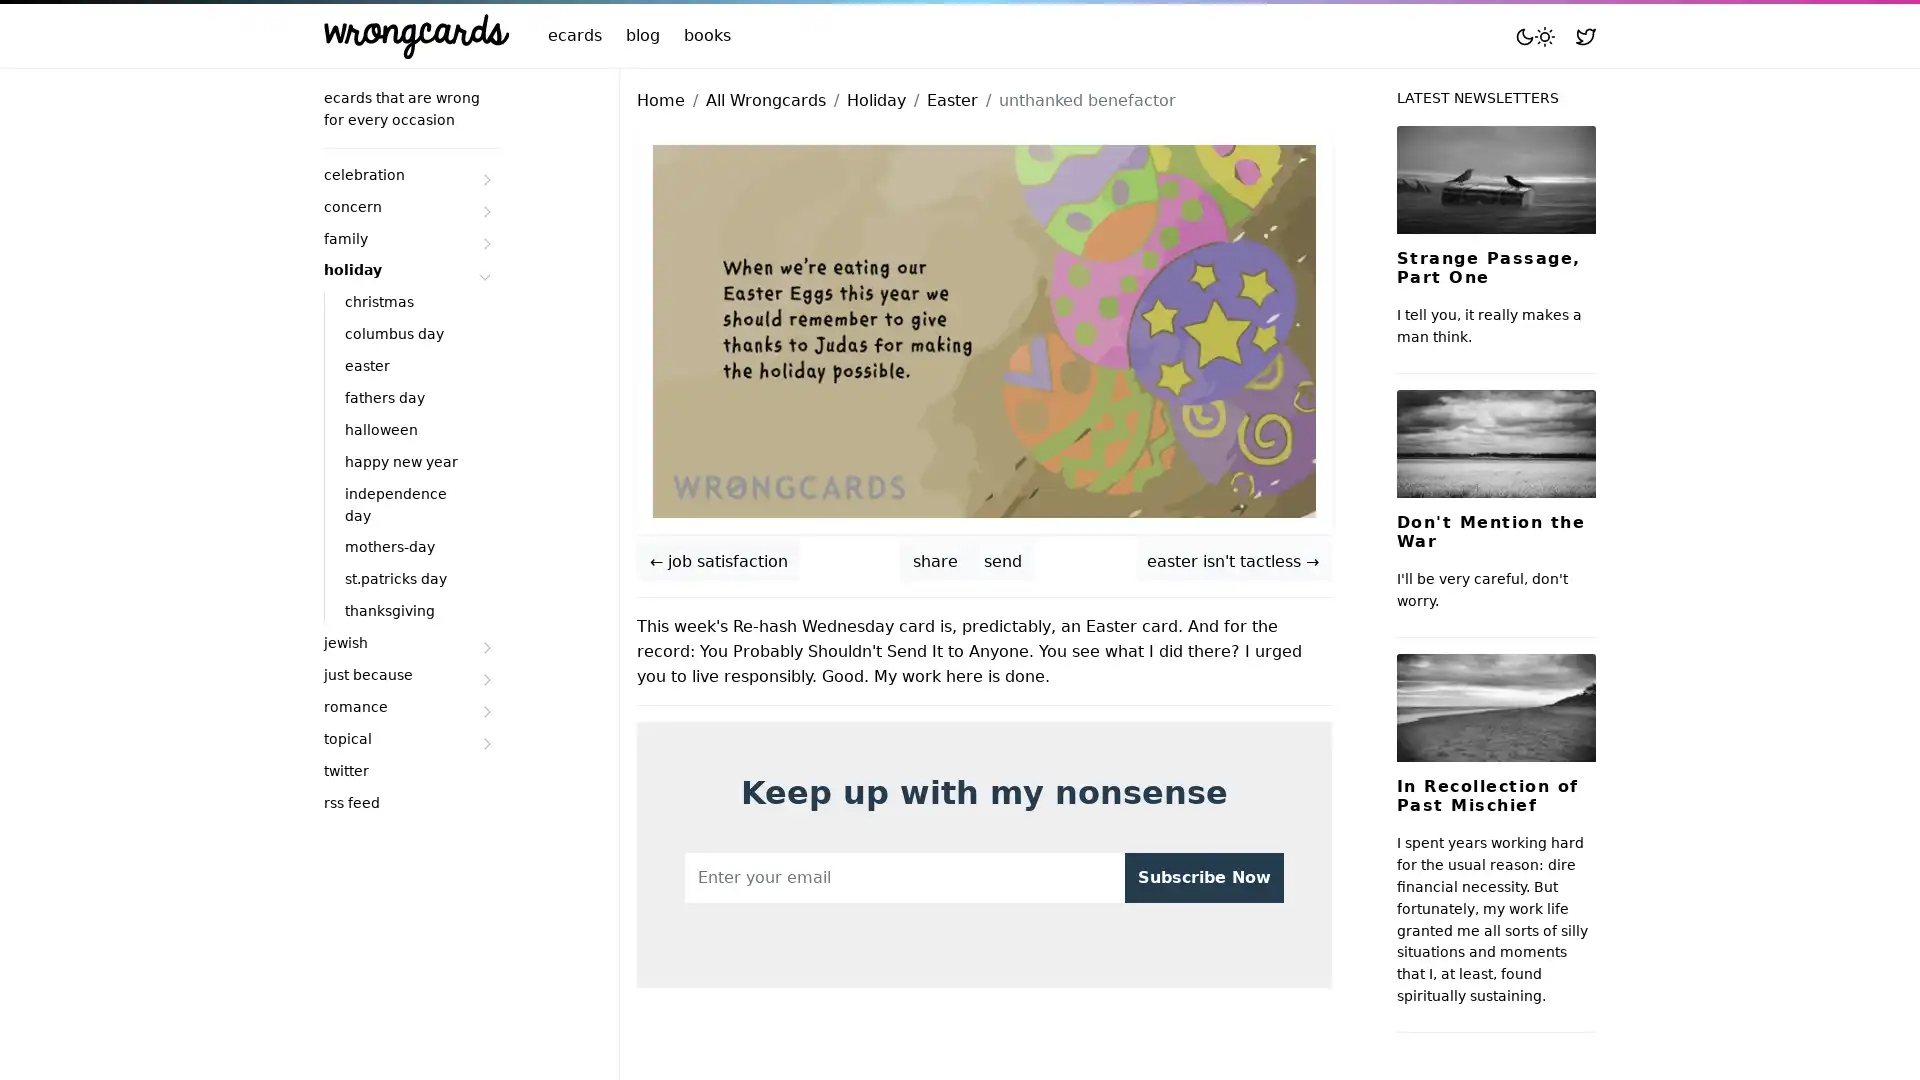 This screenshot has width=1920, height=1080. Describe the element at coordinates (484, 743) in the screenshot. I see `Submenu` at that location.